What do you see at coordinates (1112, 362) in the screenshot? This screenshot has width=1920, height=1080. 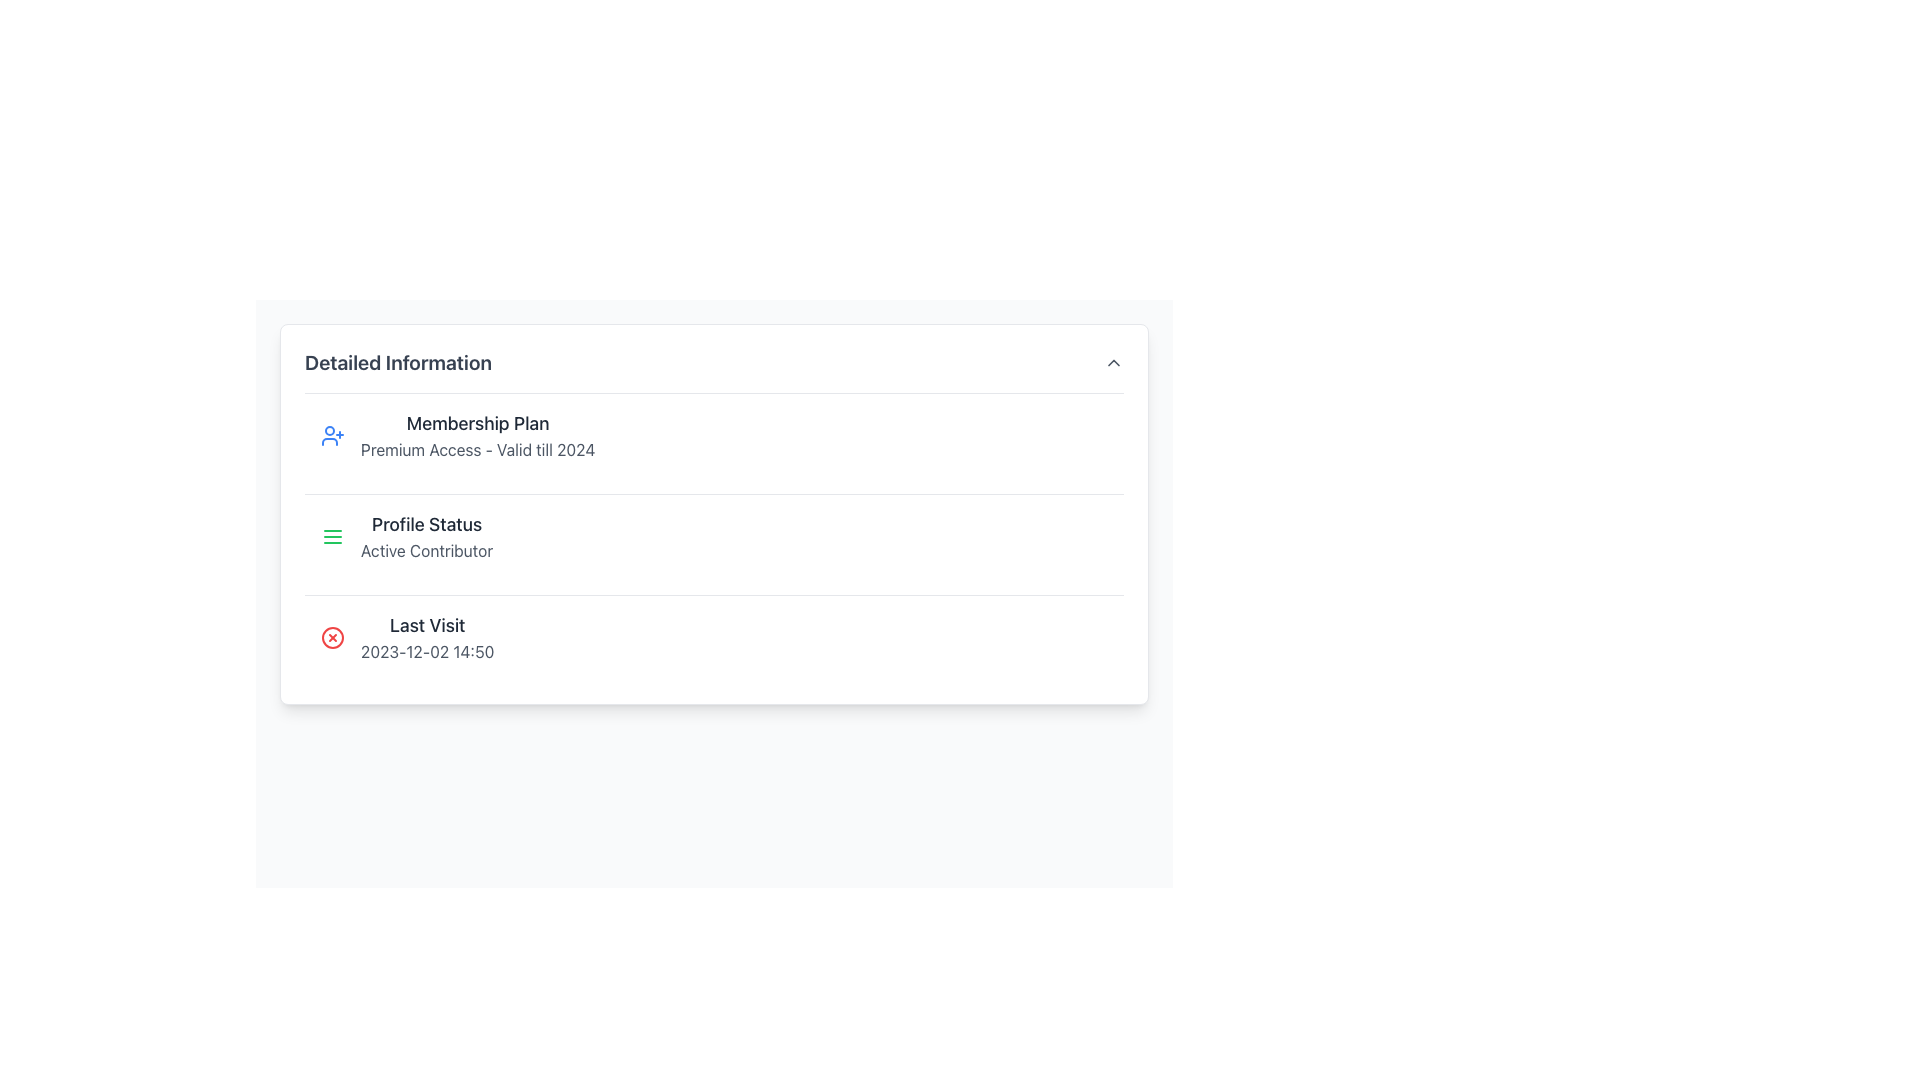 I see `the upward-pointing gray triangle icon located at the far right of the 'Detailed Information' header section to emphasize or highlight it` at bounding box center [1112, 362].